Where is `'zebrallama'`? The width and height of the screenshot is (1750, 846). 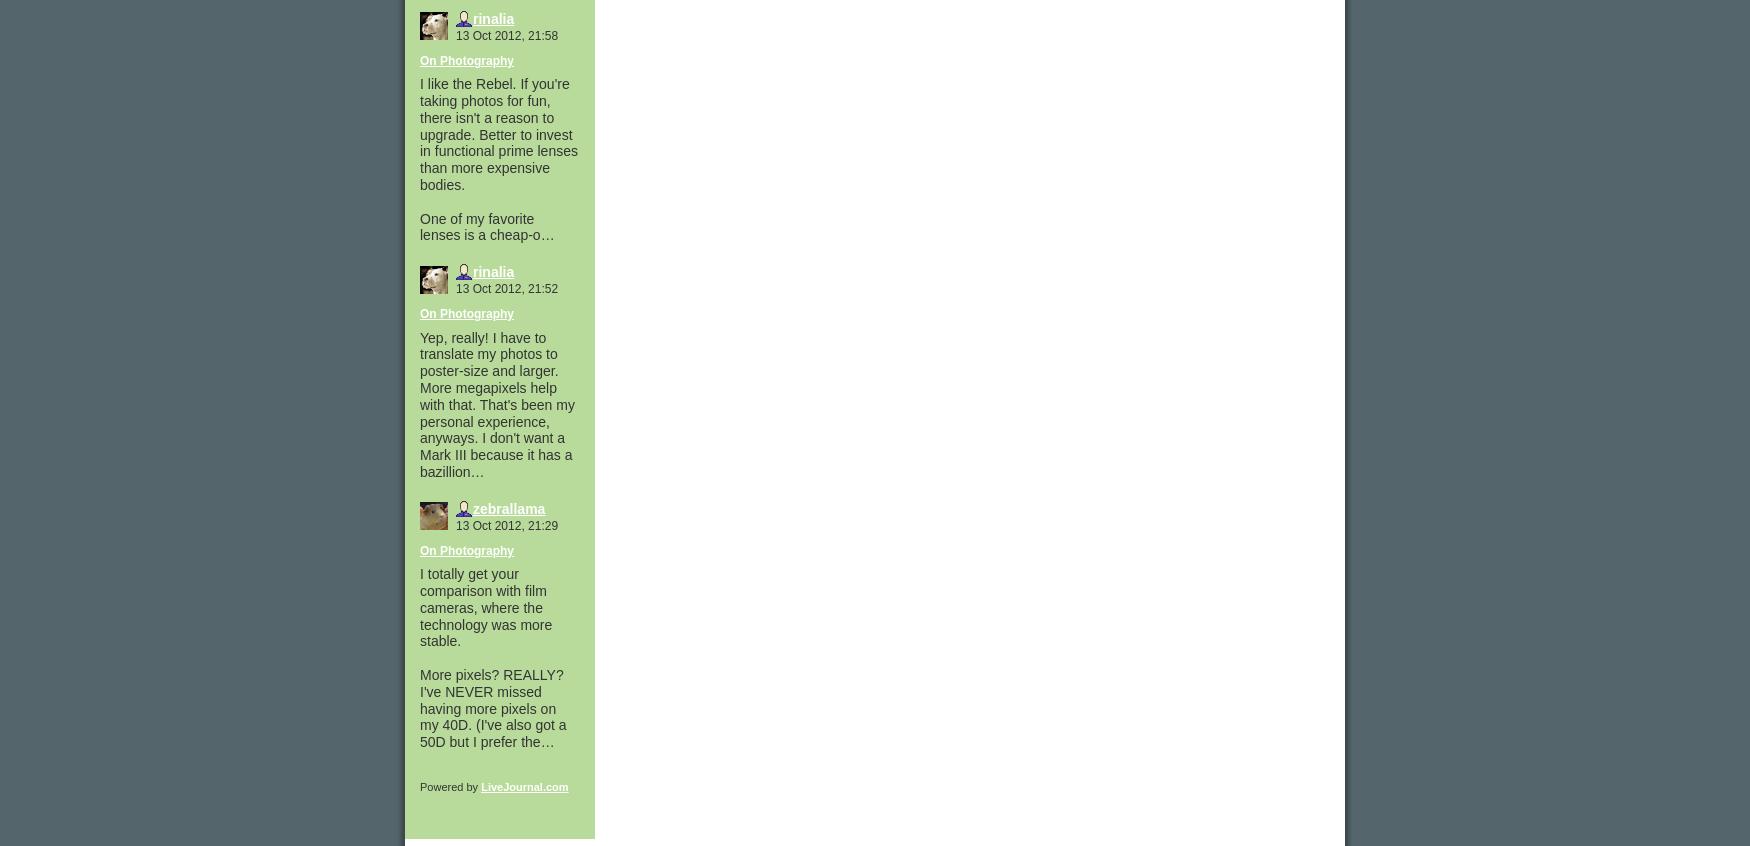 'zebrallama' is located at coordinates (508, 508).